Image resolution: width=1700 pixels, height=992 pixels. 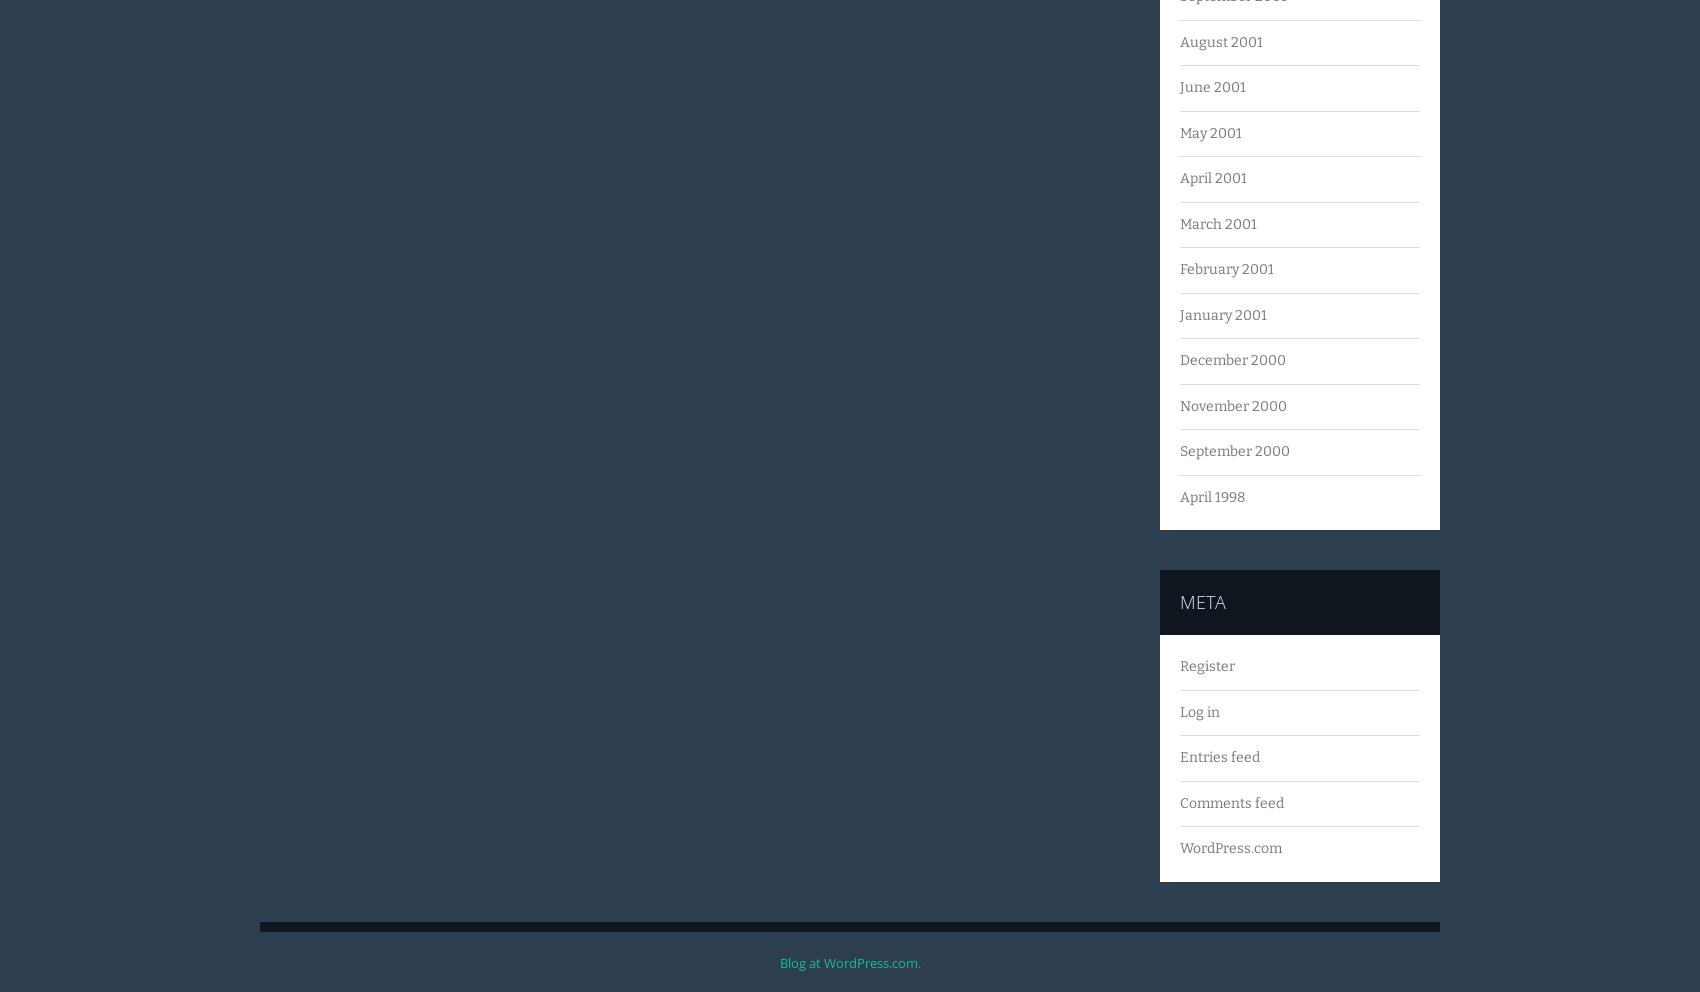 What do you see at coordinates (1178, 268) in the screenshot?
I see `'February 2001'` at bounding box center [1178, 268].